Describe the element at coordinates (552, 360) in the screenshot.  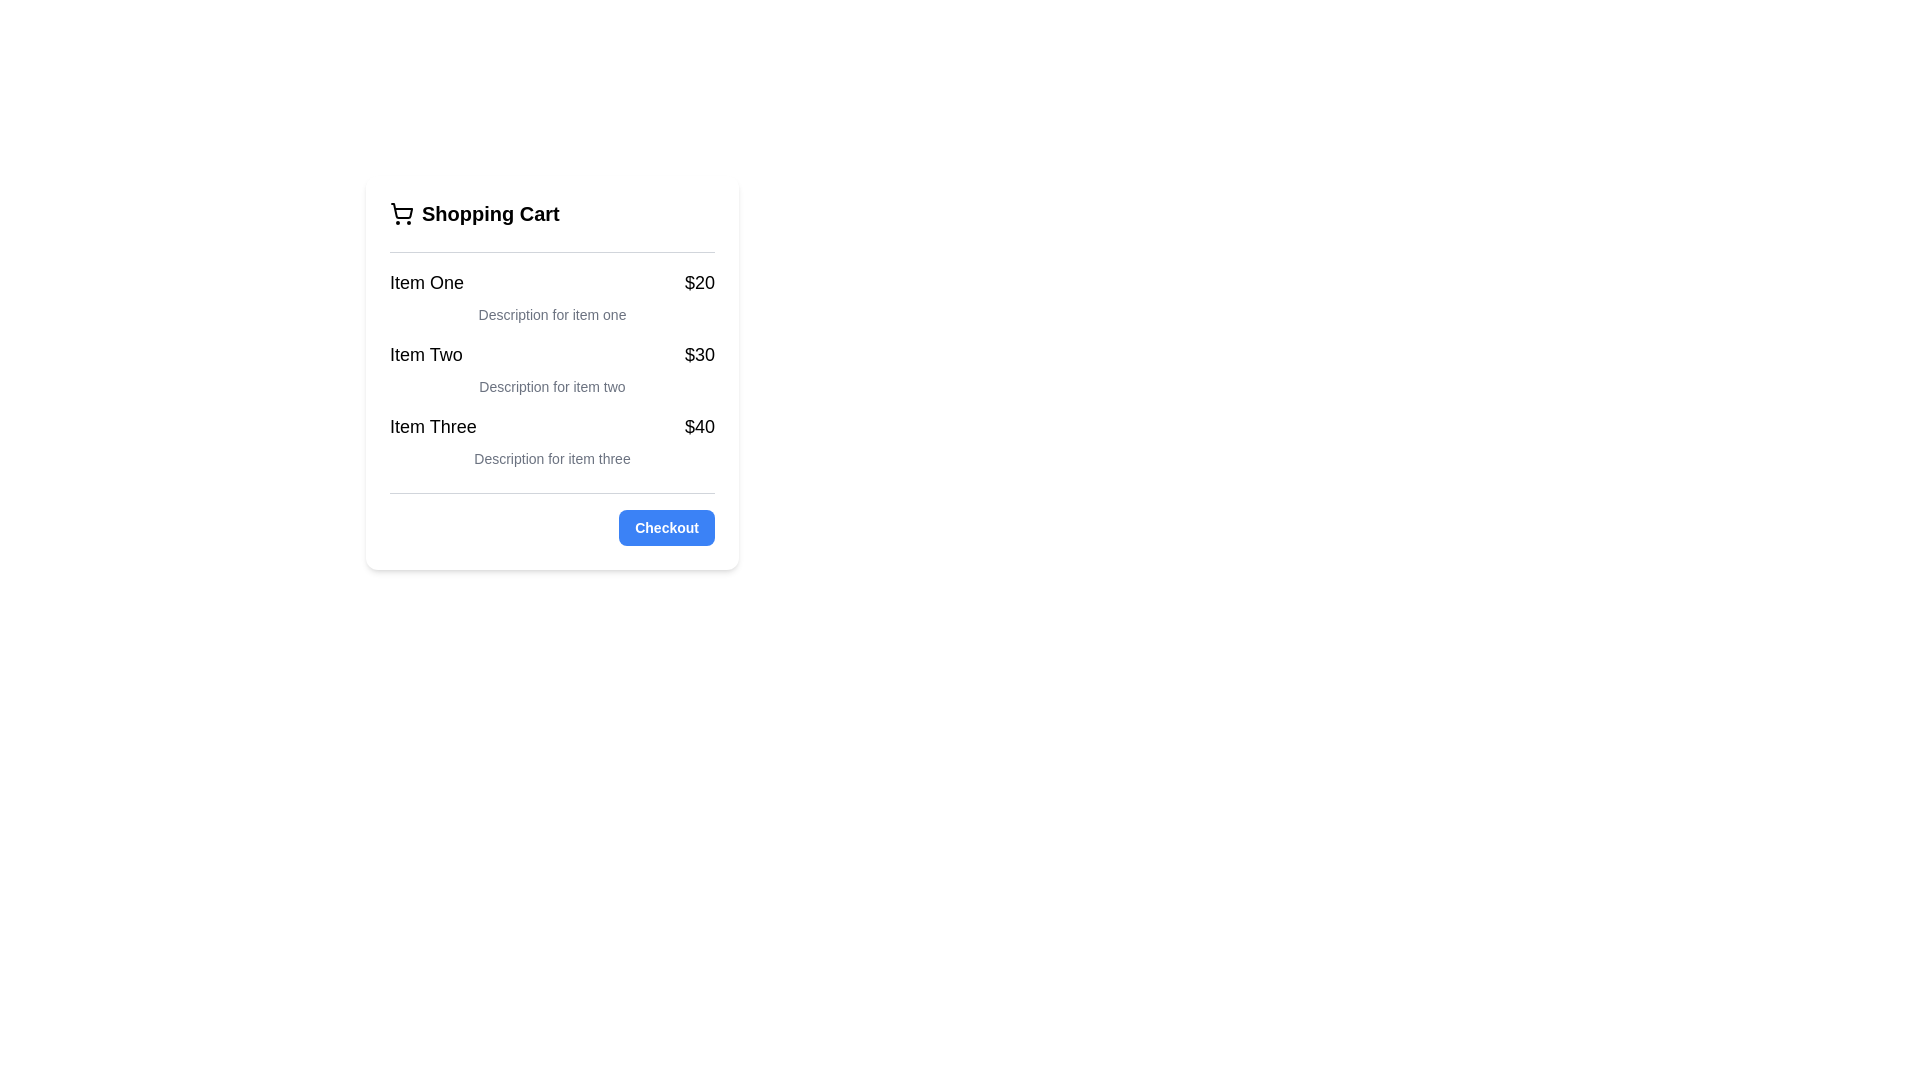
I see `an individual item in the shopping cart list` at that location.